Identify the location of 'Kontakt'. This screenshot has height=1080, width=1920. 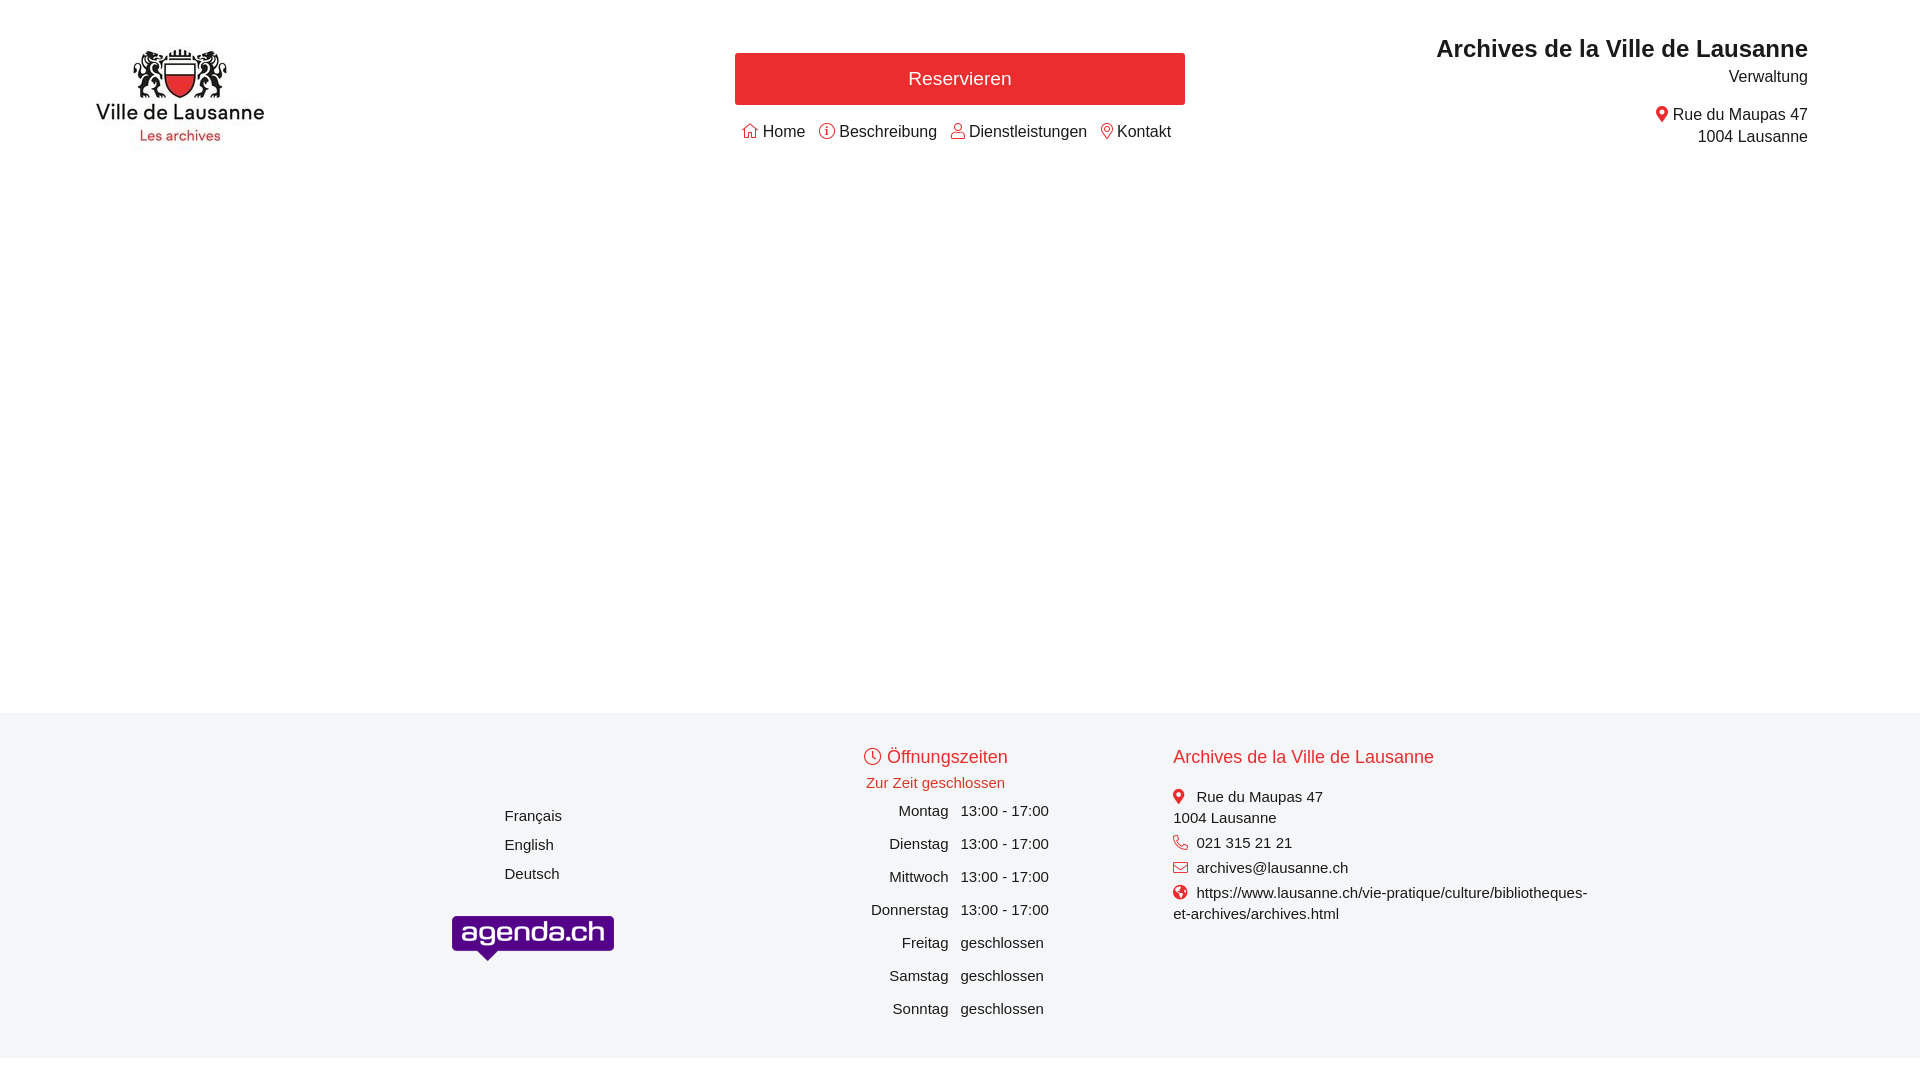
(1143, 131).